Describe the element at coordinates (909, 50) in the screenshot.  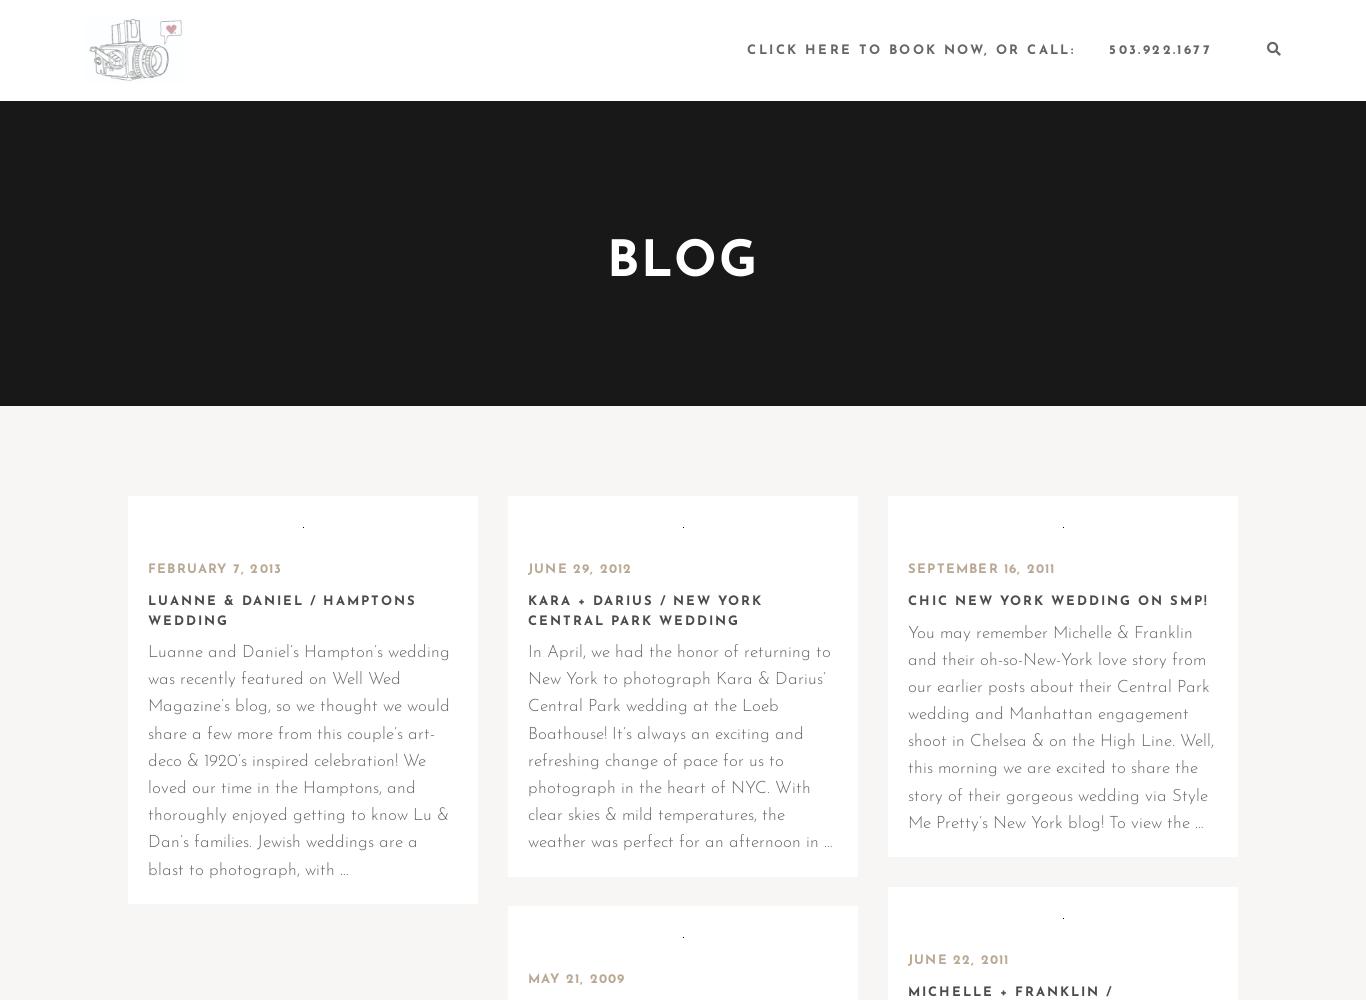
I see `'Click here to Book Now, or call:'` at that location.